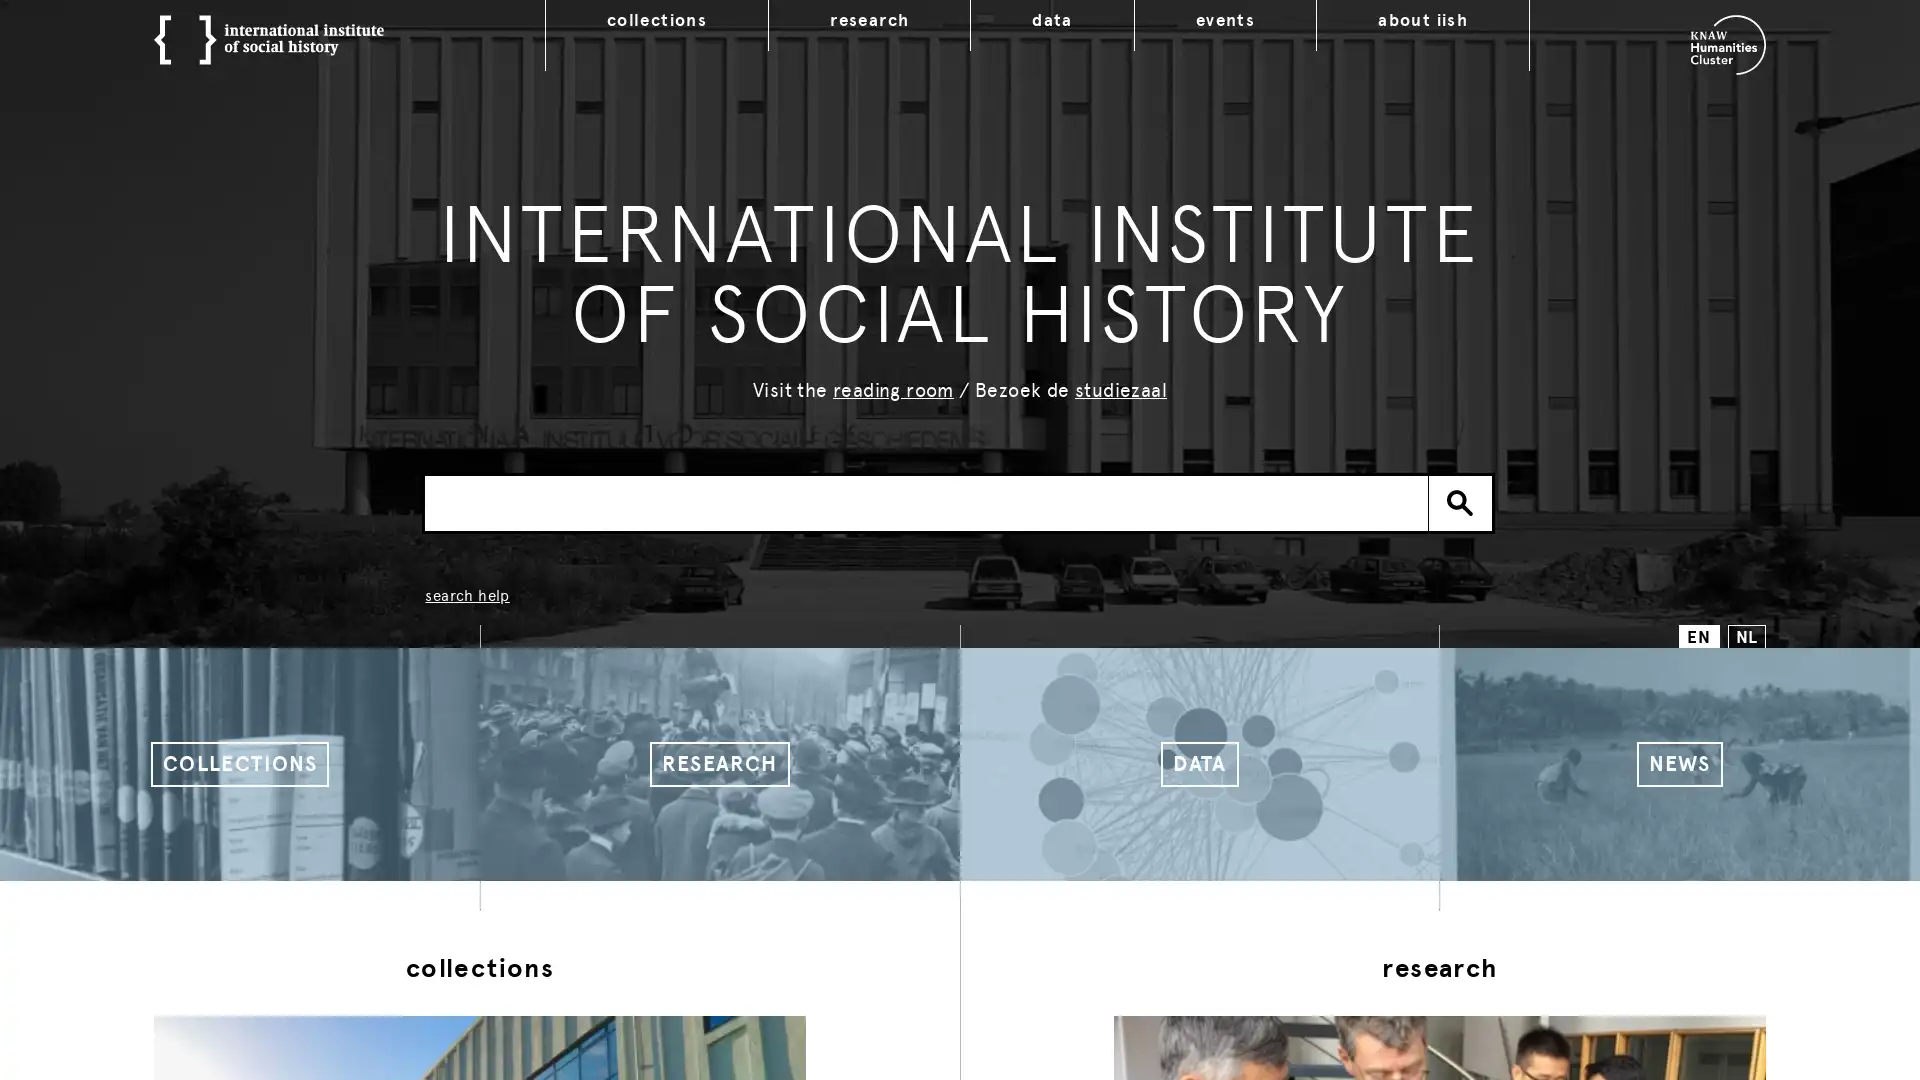 The height and width of the screenshot is (1080, 1920). I want to click on Search, so click(1460, 501).